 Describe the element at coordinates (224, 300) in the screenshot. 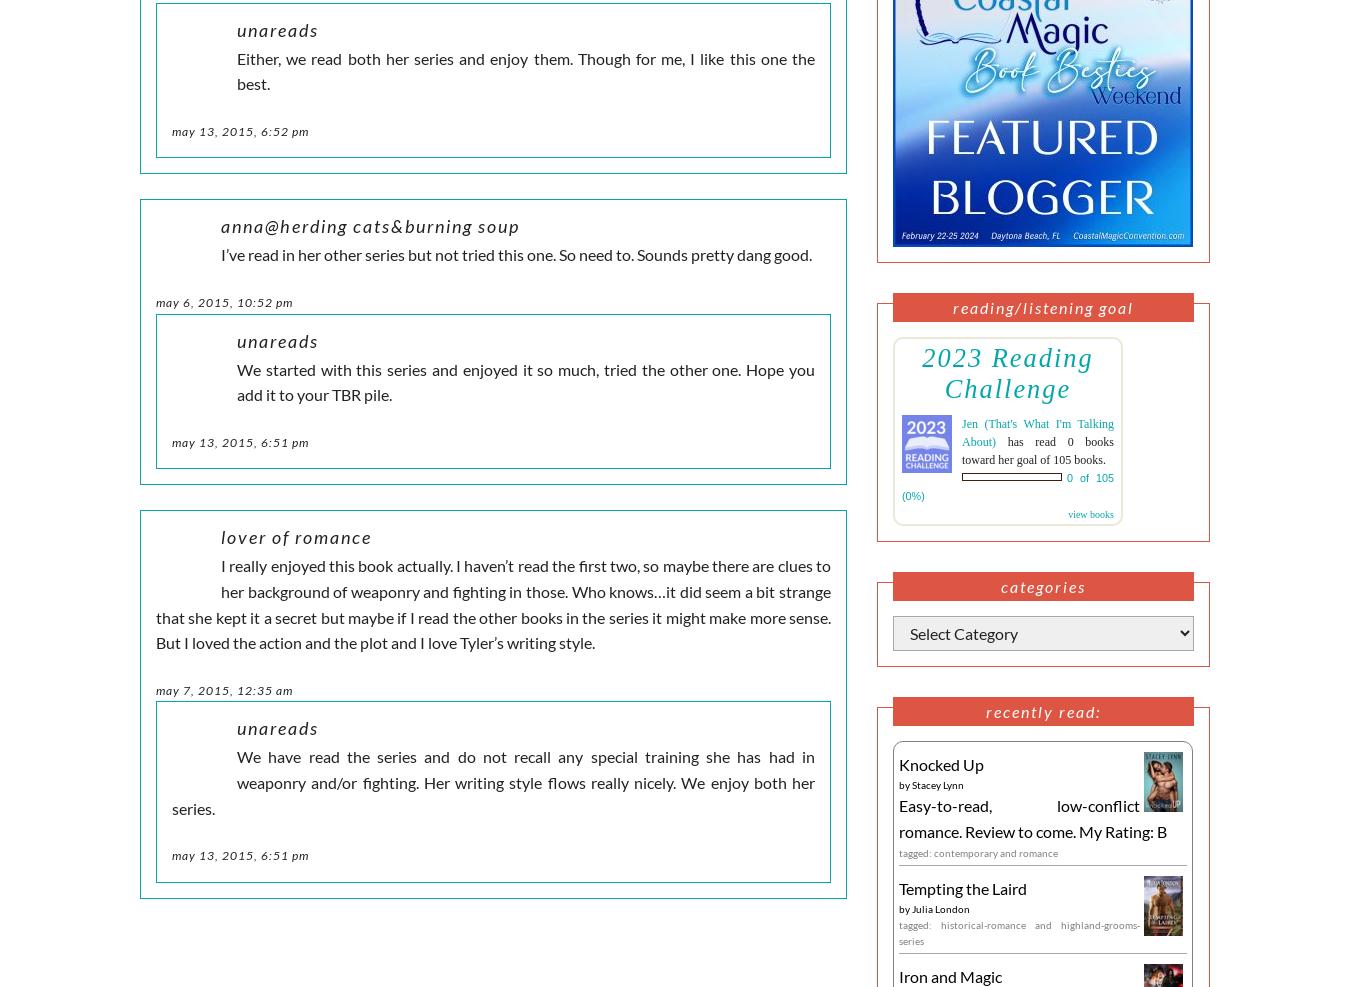

I see `'May 6, 2015, 10:52 pm'` at that location.